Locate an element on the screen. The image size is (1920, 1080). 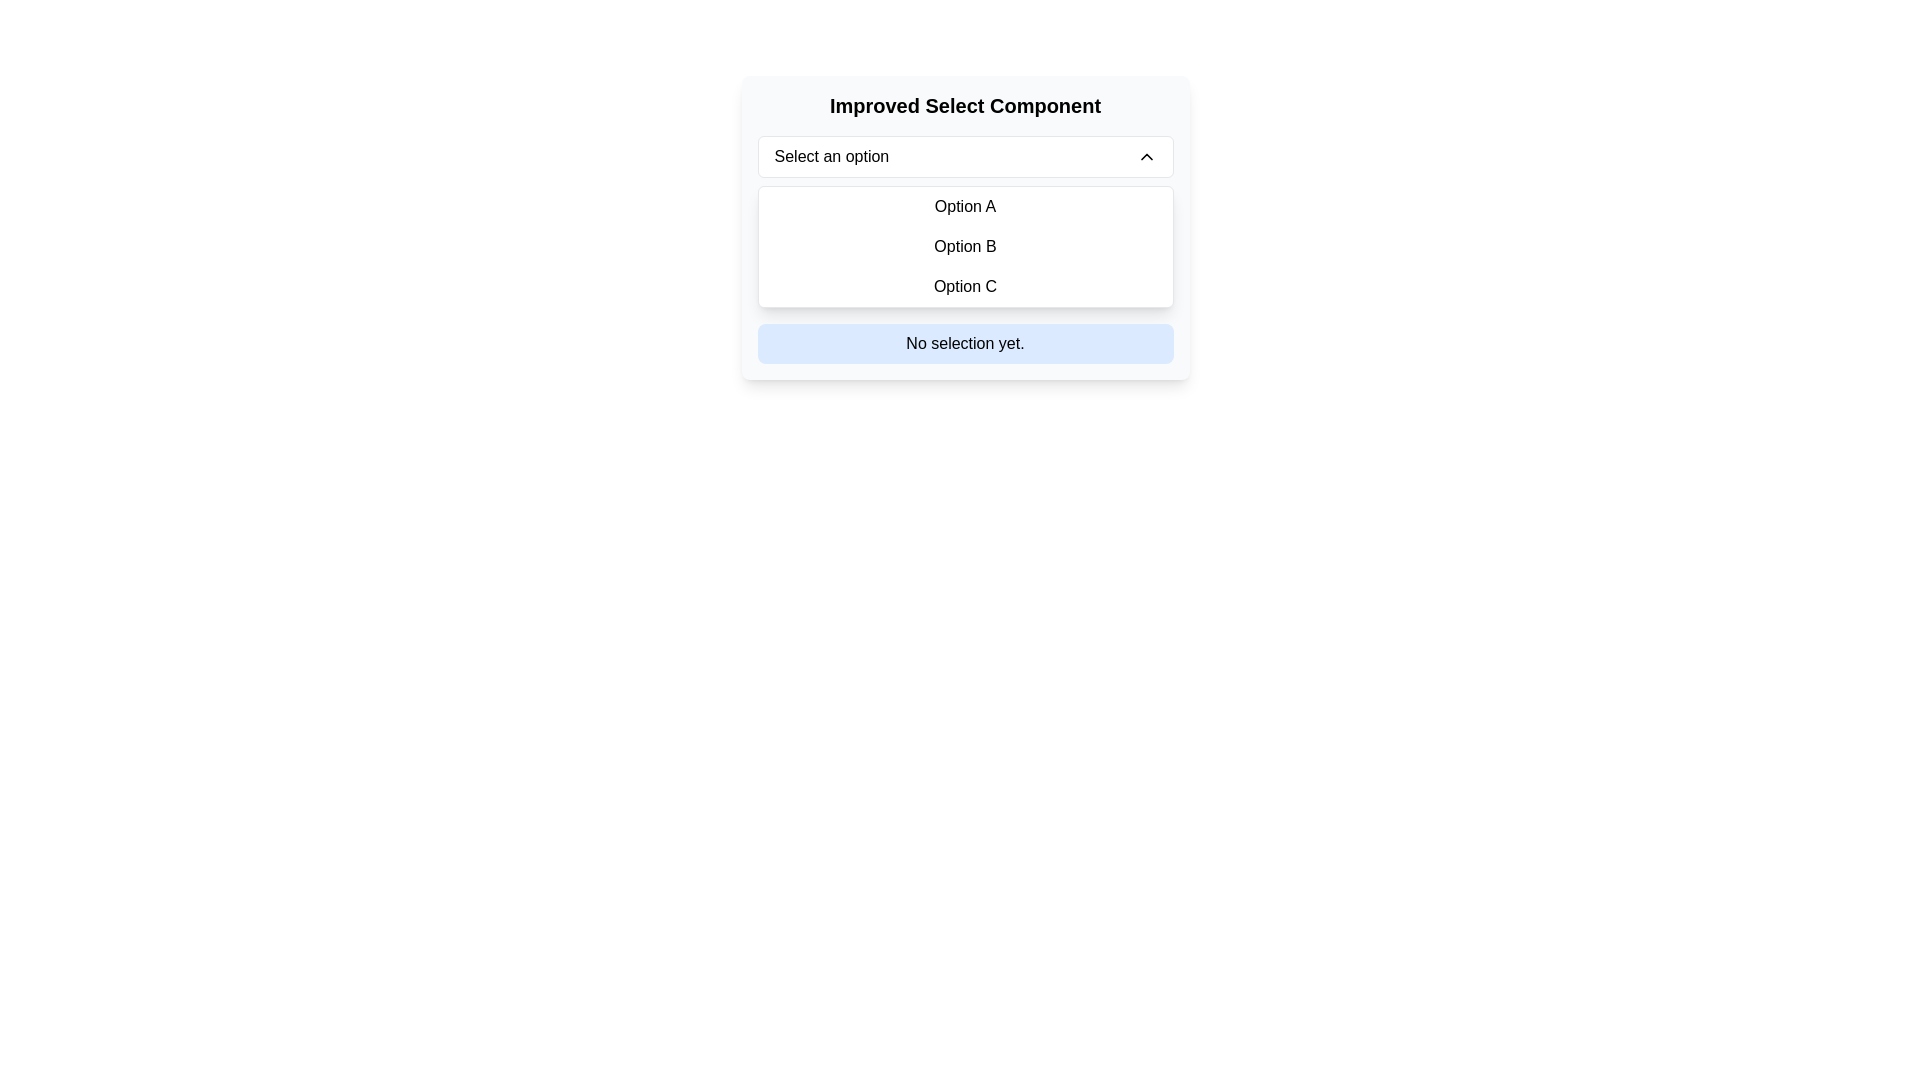
the downward-pointing chevron icon located to the far right of the dropdown button labeled 'Select an option' is located at coordinates (1146, 156).